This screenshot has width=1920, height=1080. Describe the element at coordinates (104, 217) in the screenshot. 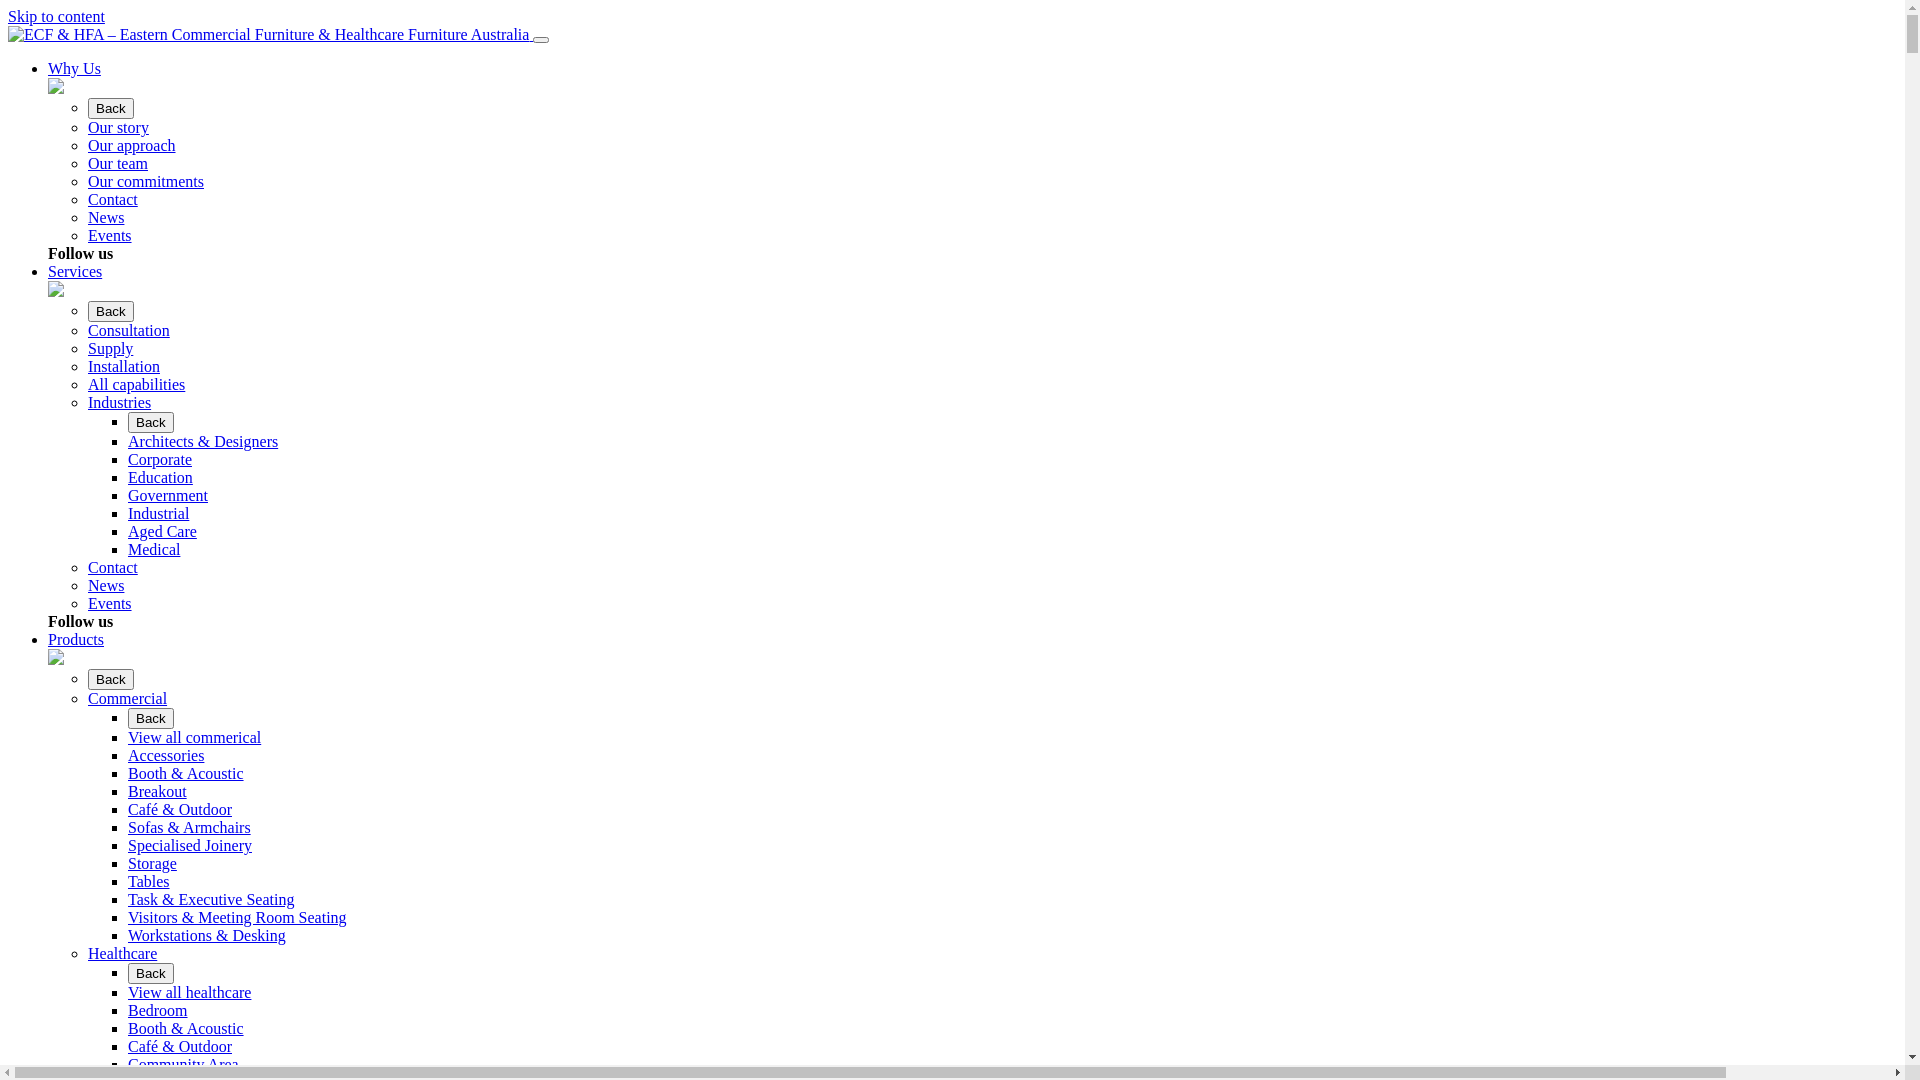

I see `'News'` at that location.